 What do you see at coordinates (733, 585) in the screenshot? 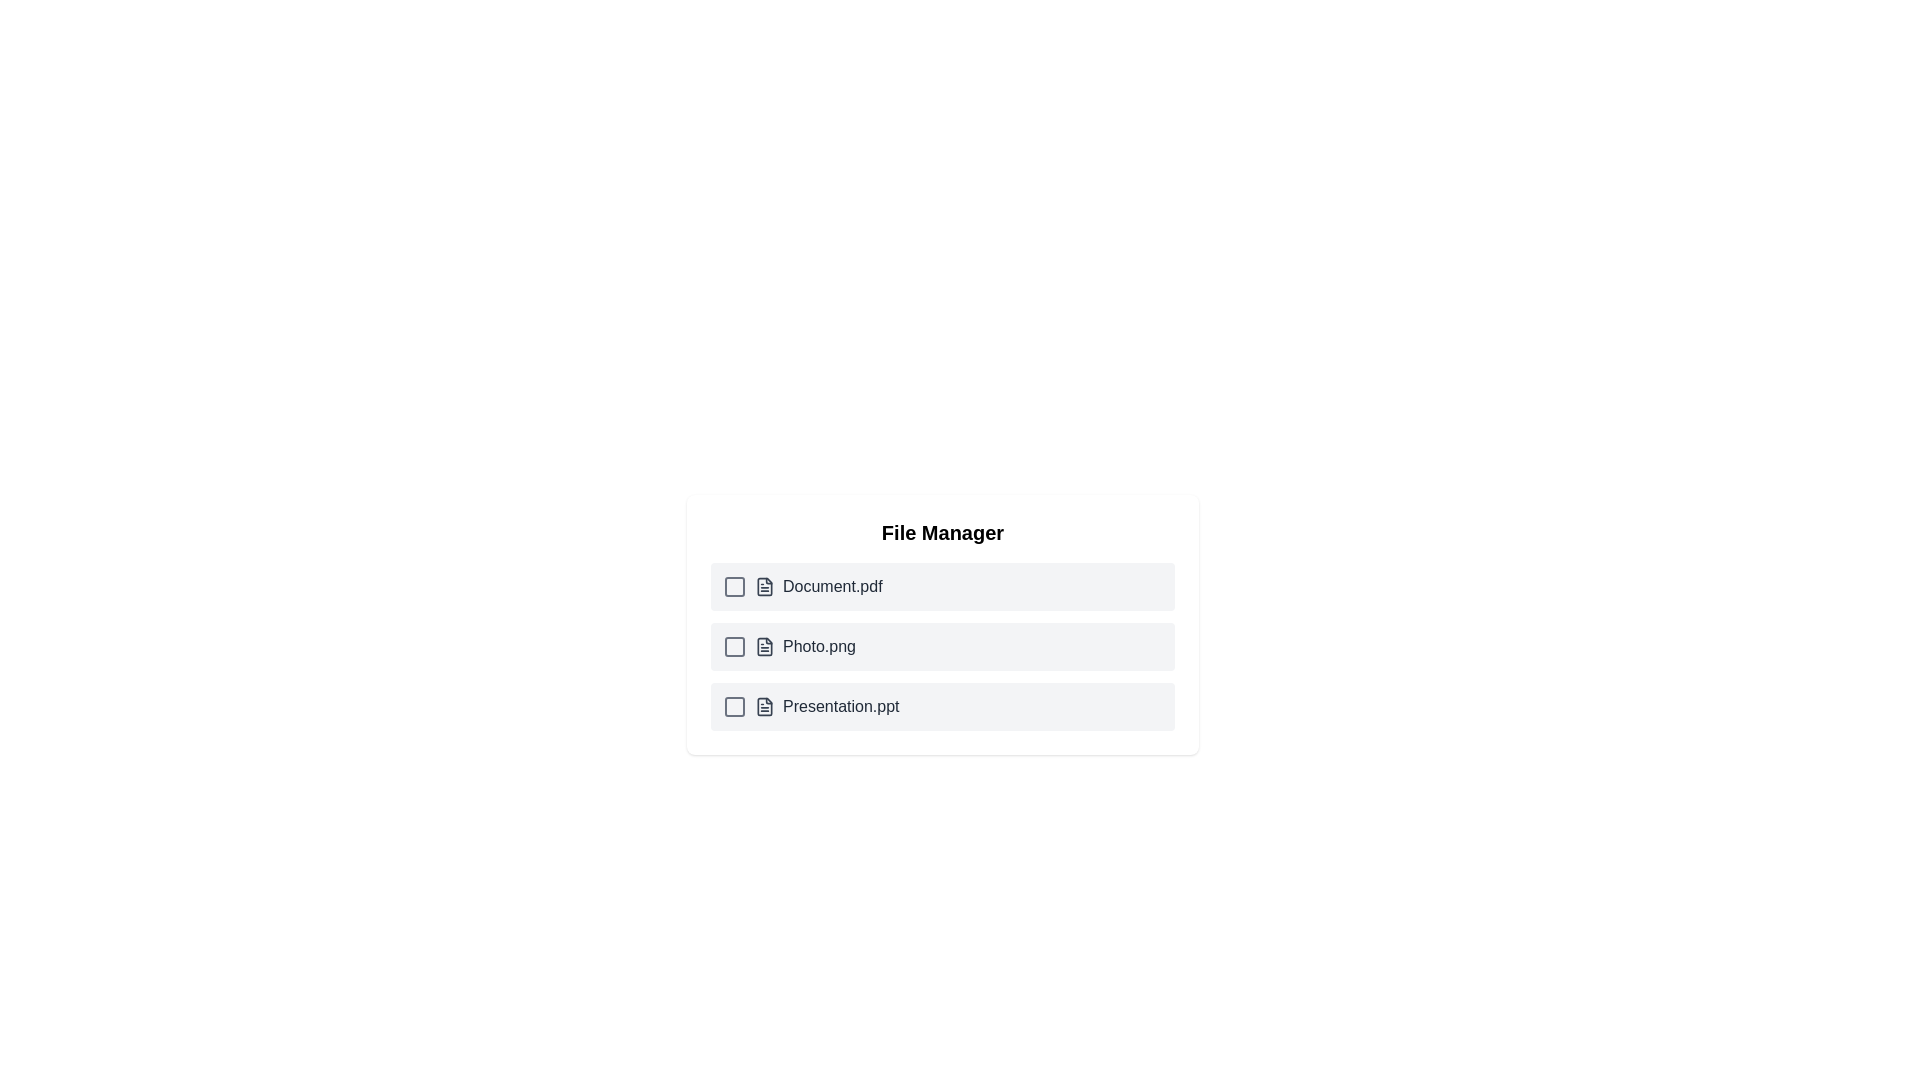
I see `the selection indicator icon associated with 'Document.pdf', which is the first icon in the list in the file manager interface` at bounding box center [733, 585].